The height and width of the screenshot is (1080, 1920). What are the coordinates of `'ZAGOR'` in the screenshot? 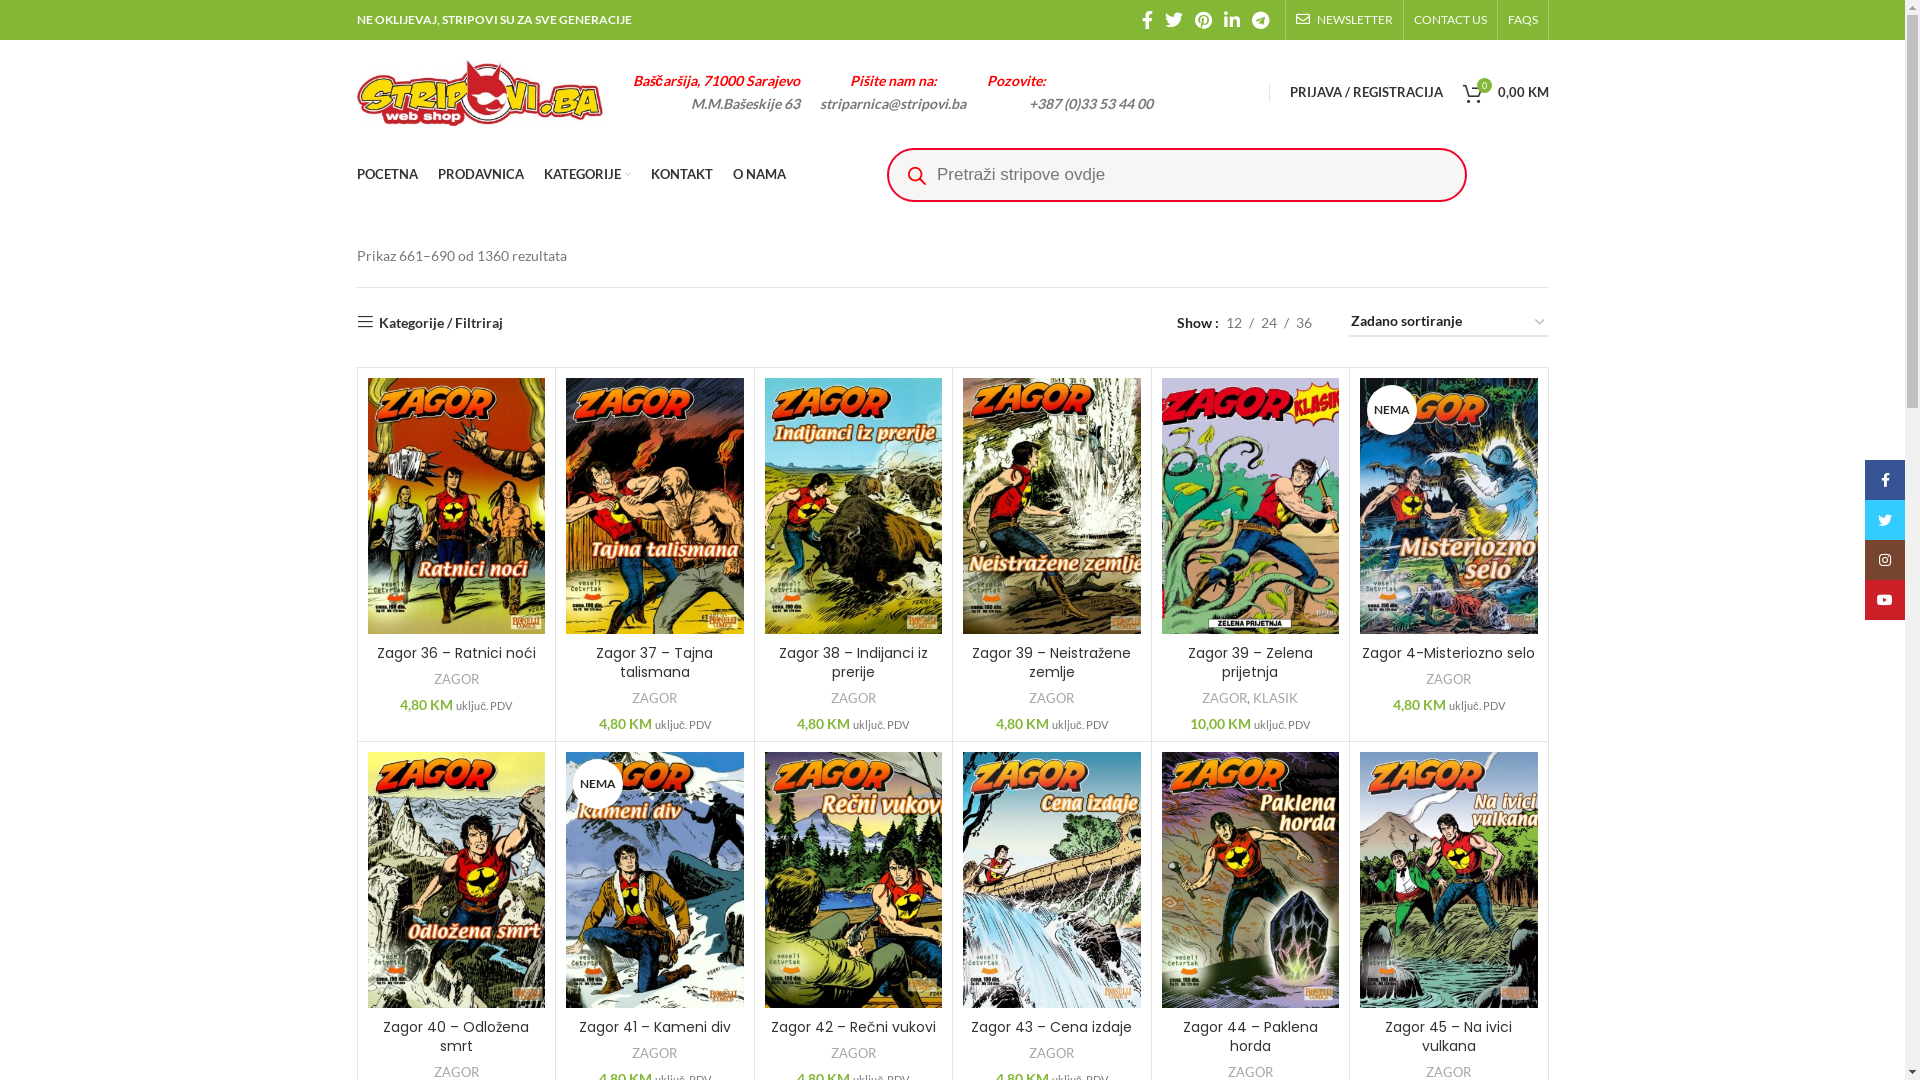 It's located at (853, 697).